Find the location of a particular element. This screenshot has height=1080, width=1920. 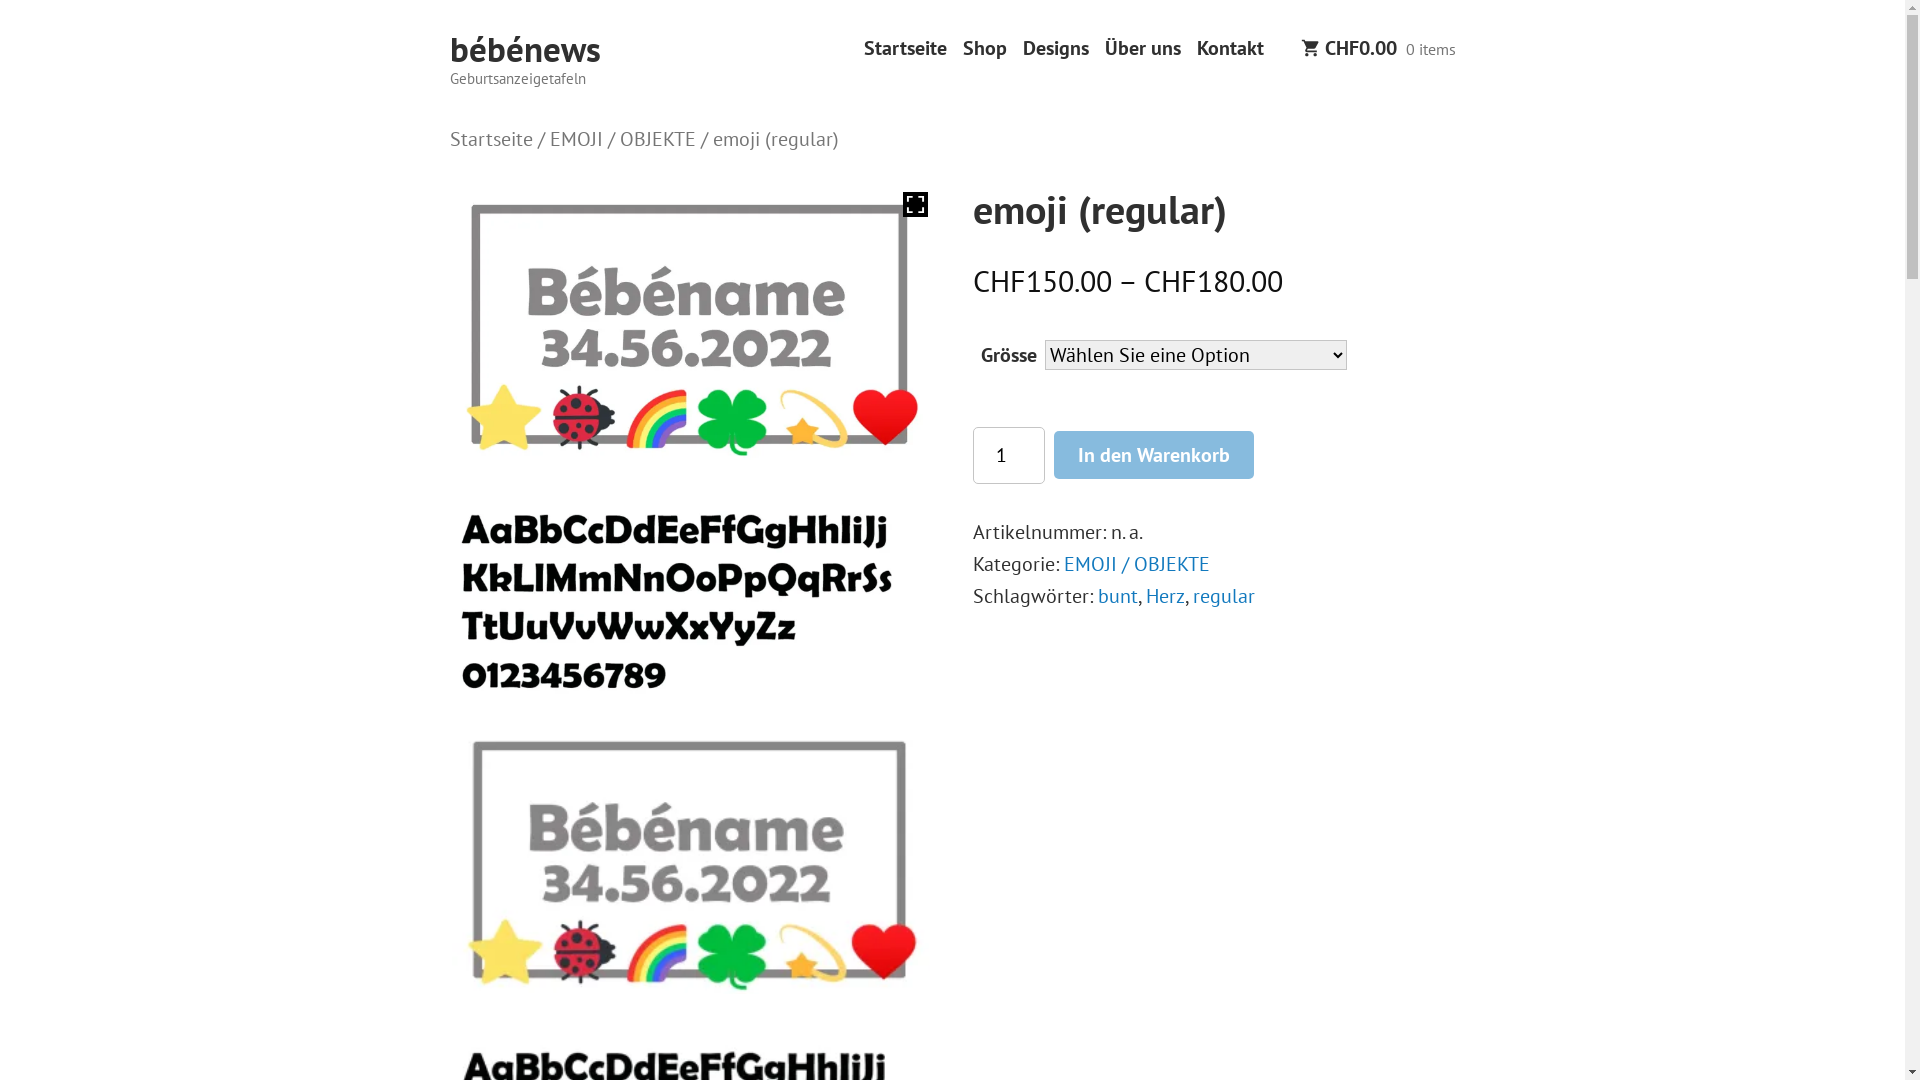

'CHF0.00 0 items' is located at coordinates (1376, 49).